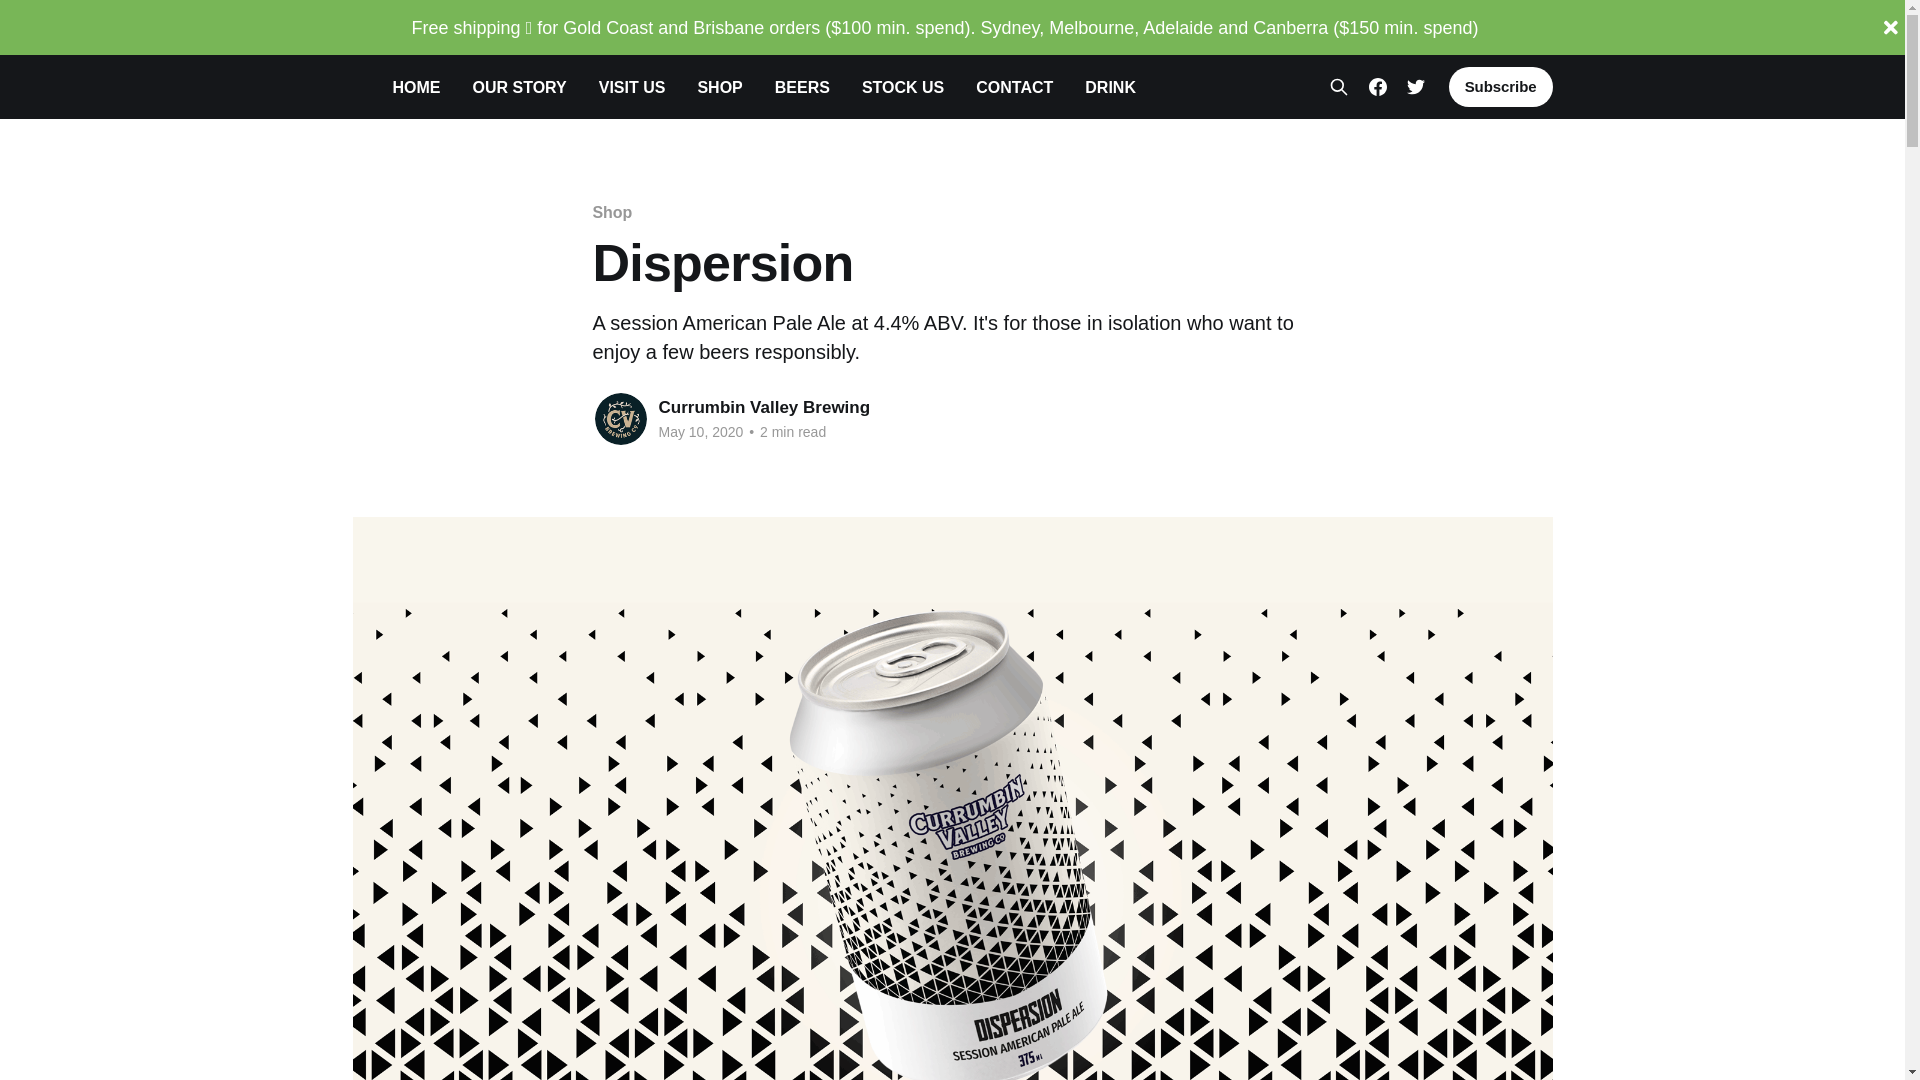  What do you see at coordinates (610, 212) in the screenshot?
I see `'Shop'` at bounding box center [610, 212].